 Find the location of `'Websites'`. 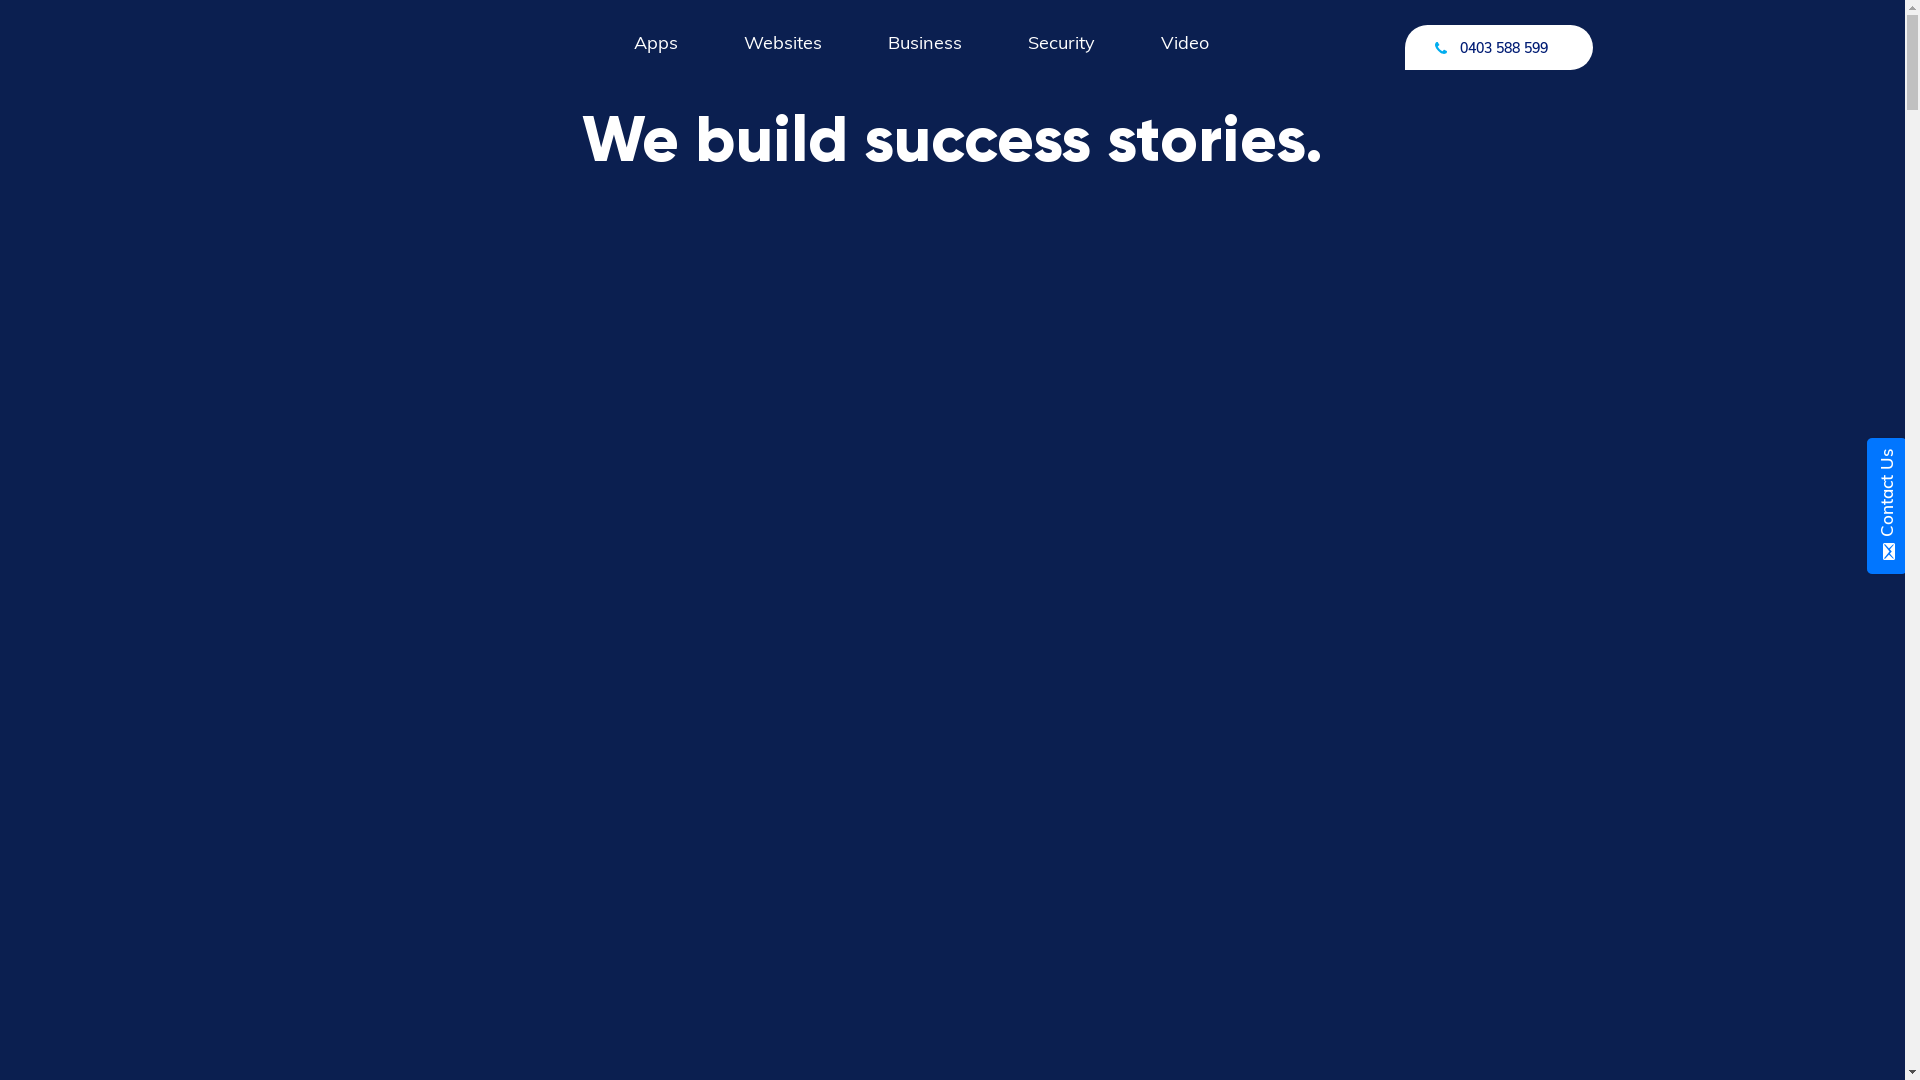

'Websites' is located at coordinates (743, 58).